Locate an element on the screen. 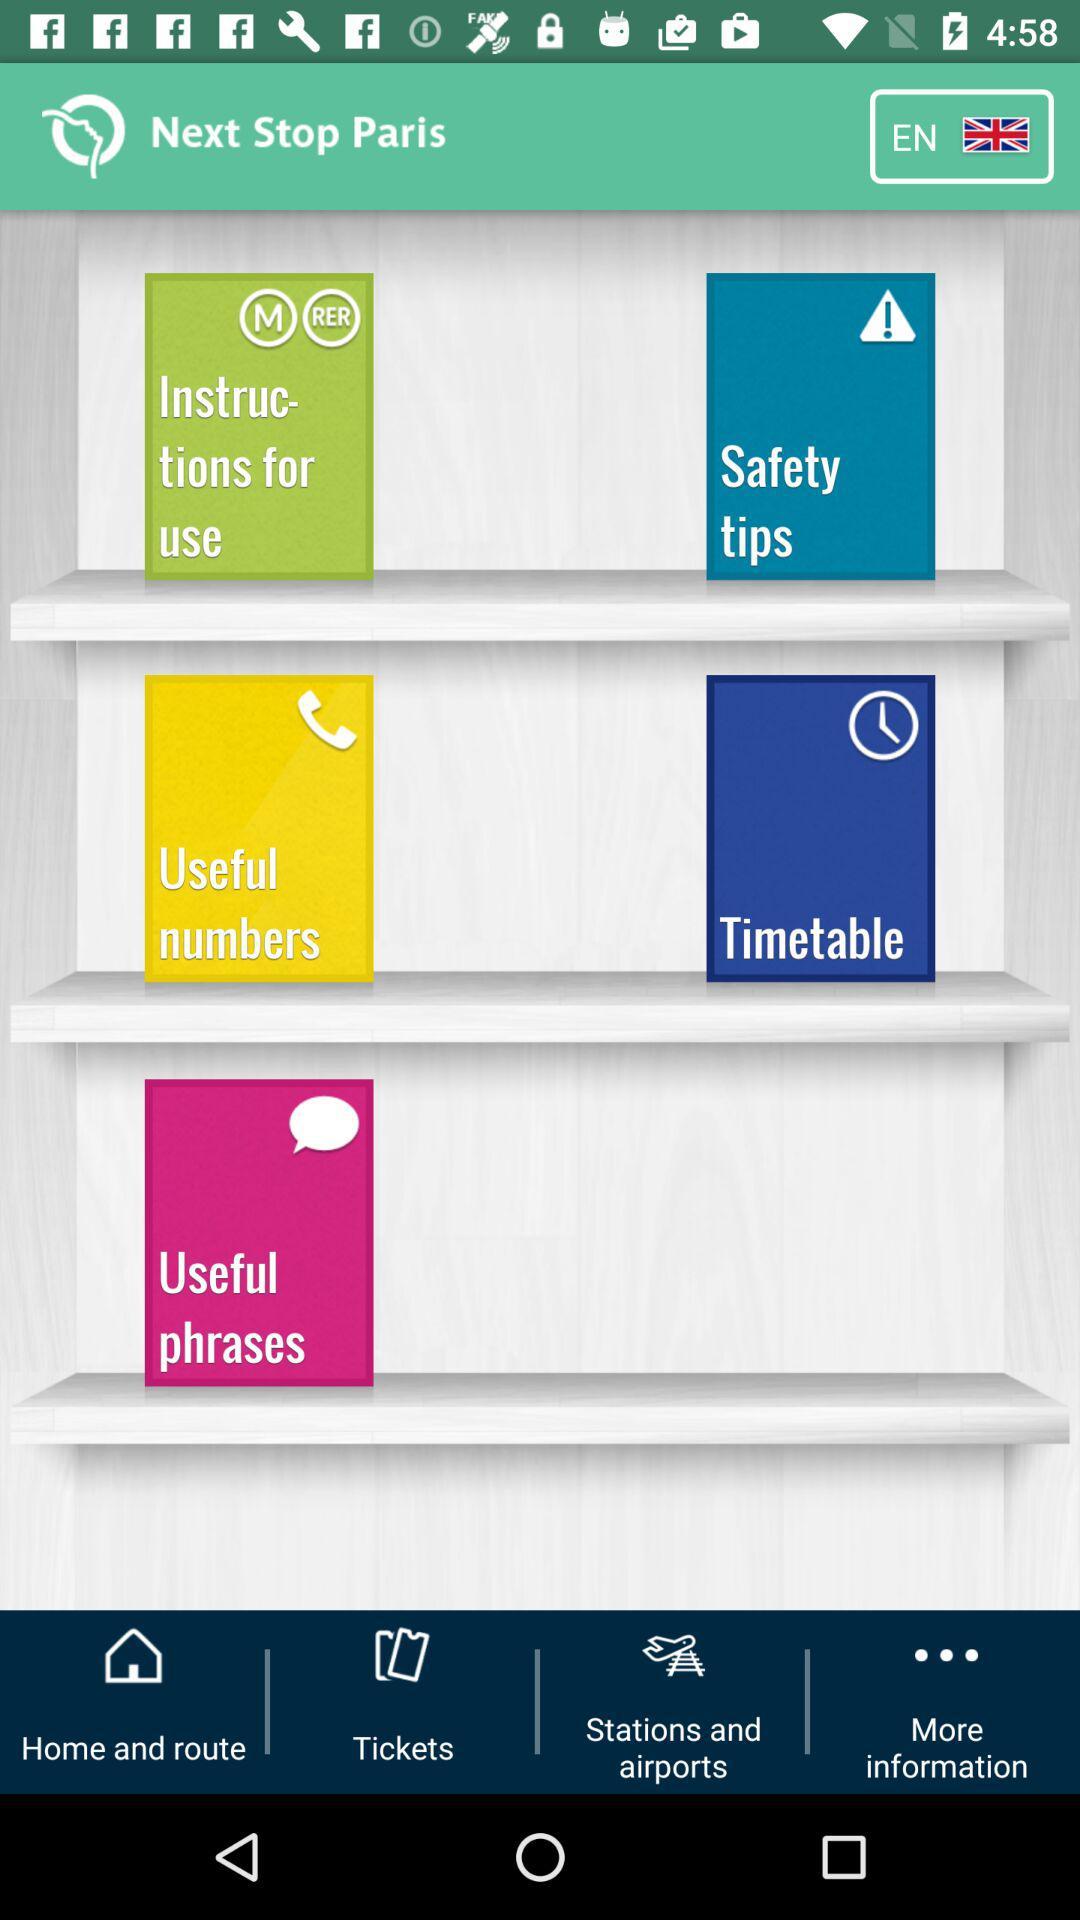 This screenshot has height=1920, width=1080. the item next to the useful numbers icon is located at coordinates (820, 837).